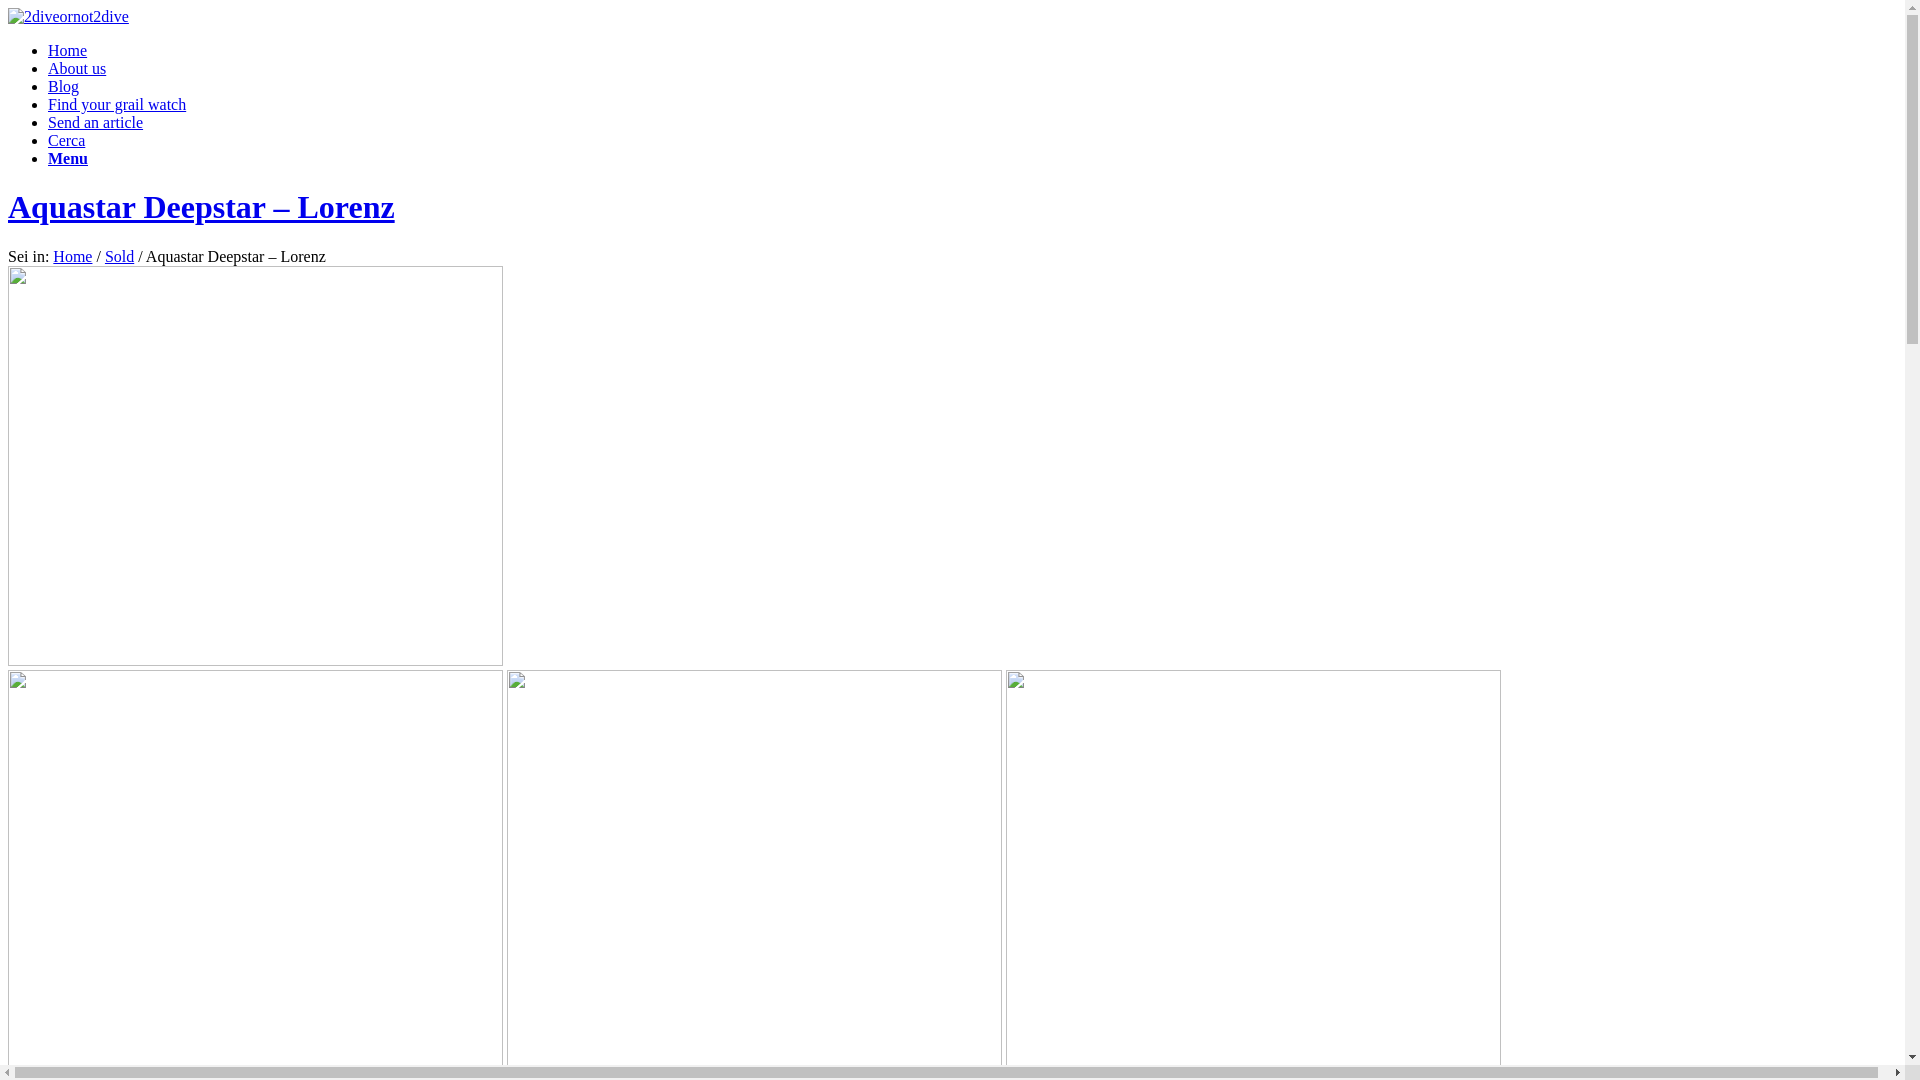  Describe the element at coordinates (94, 122) in the screenshot. I see `'Send an article'` at that location.